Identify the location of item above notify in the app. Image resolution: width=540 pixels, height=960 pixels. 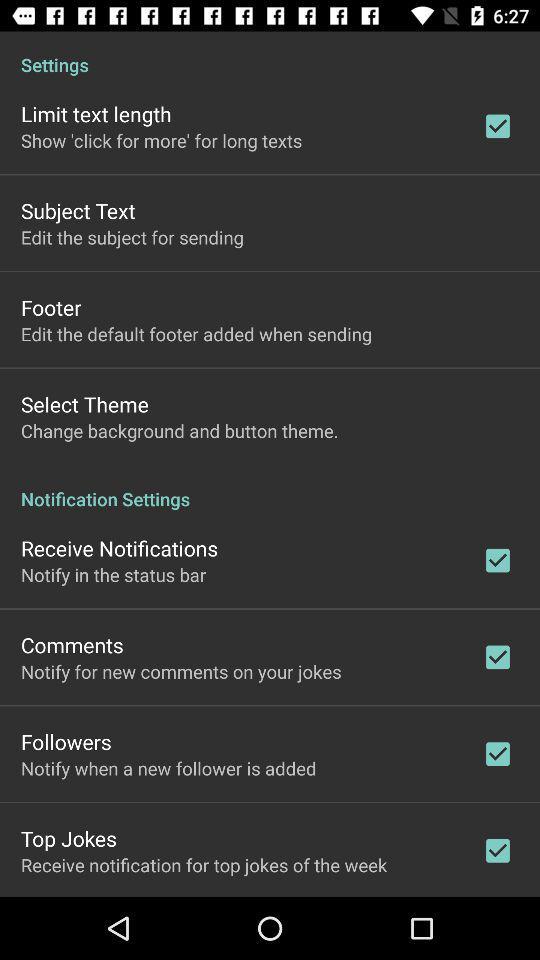
(119, 548).